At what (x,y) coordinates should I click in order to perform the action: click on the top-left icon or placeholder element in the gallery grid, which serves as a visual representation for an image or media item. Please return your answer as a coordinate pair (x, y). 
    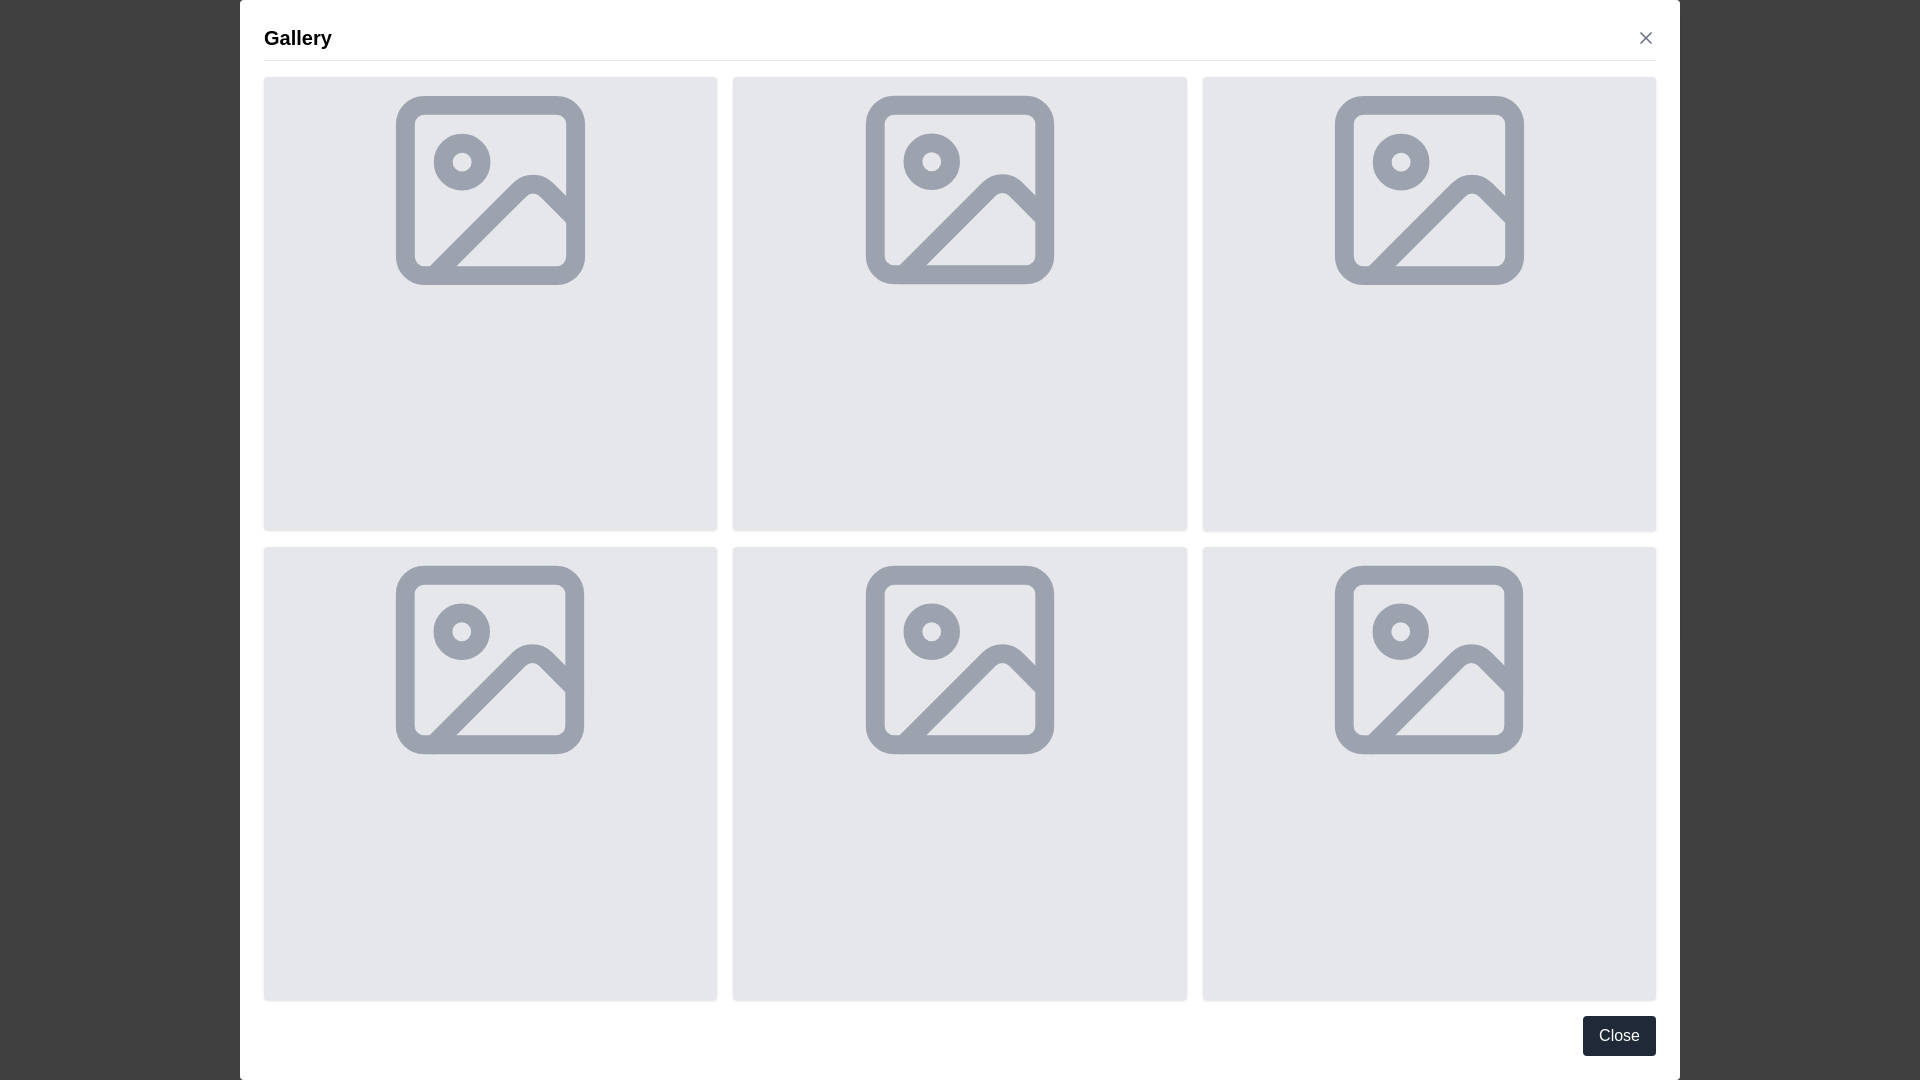
    Looking at the image, I should click on (490, 190).